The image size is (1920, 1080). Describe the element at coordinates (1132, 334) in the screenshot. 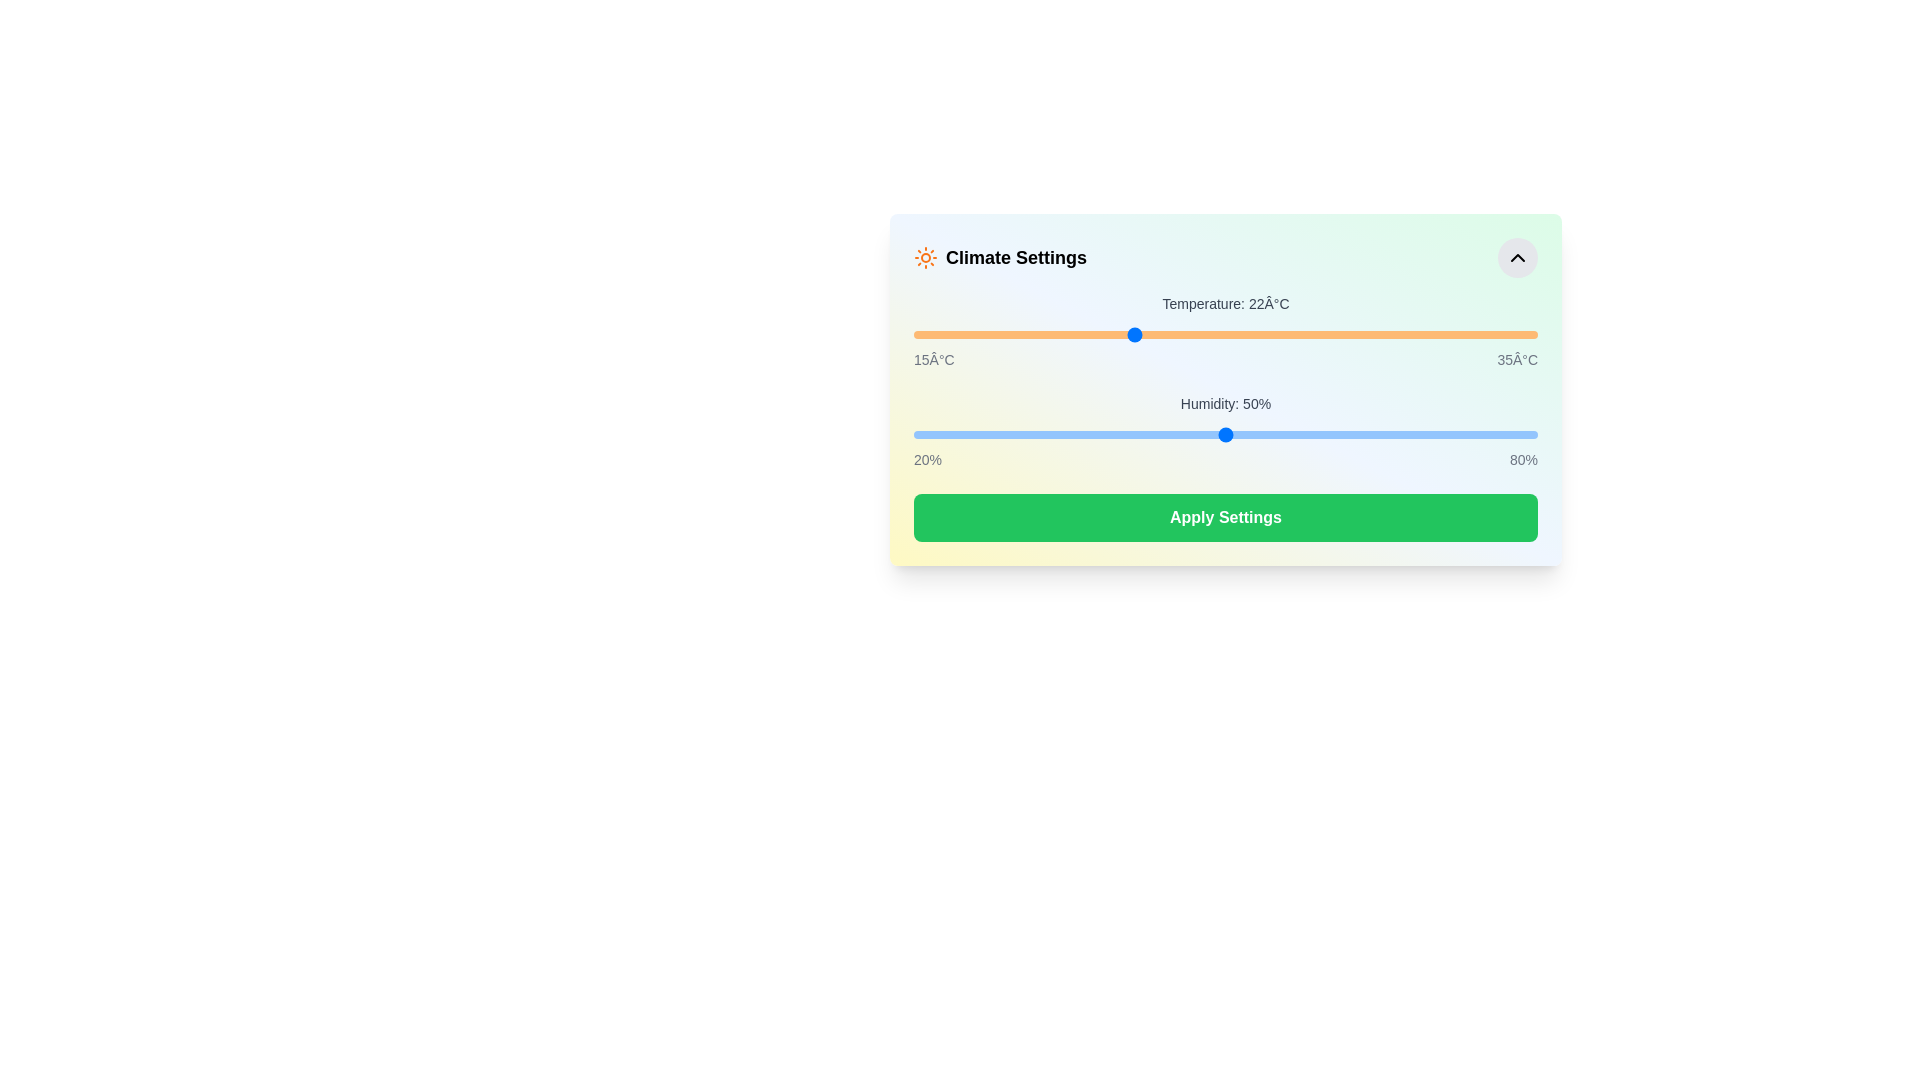

I see `the temperature` at that location.